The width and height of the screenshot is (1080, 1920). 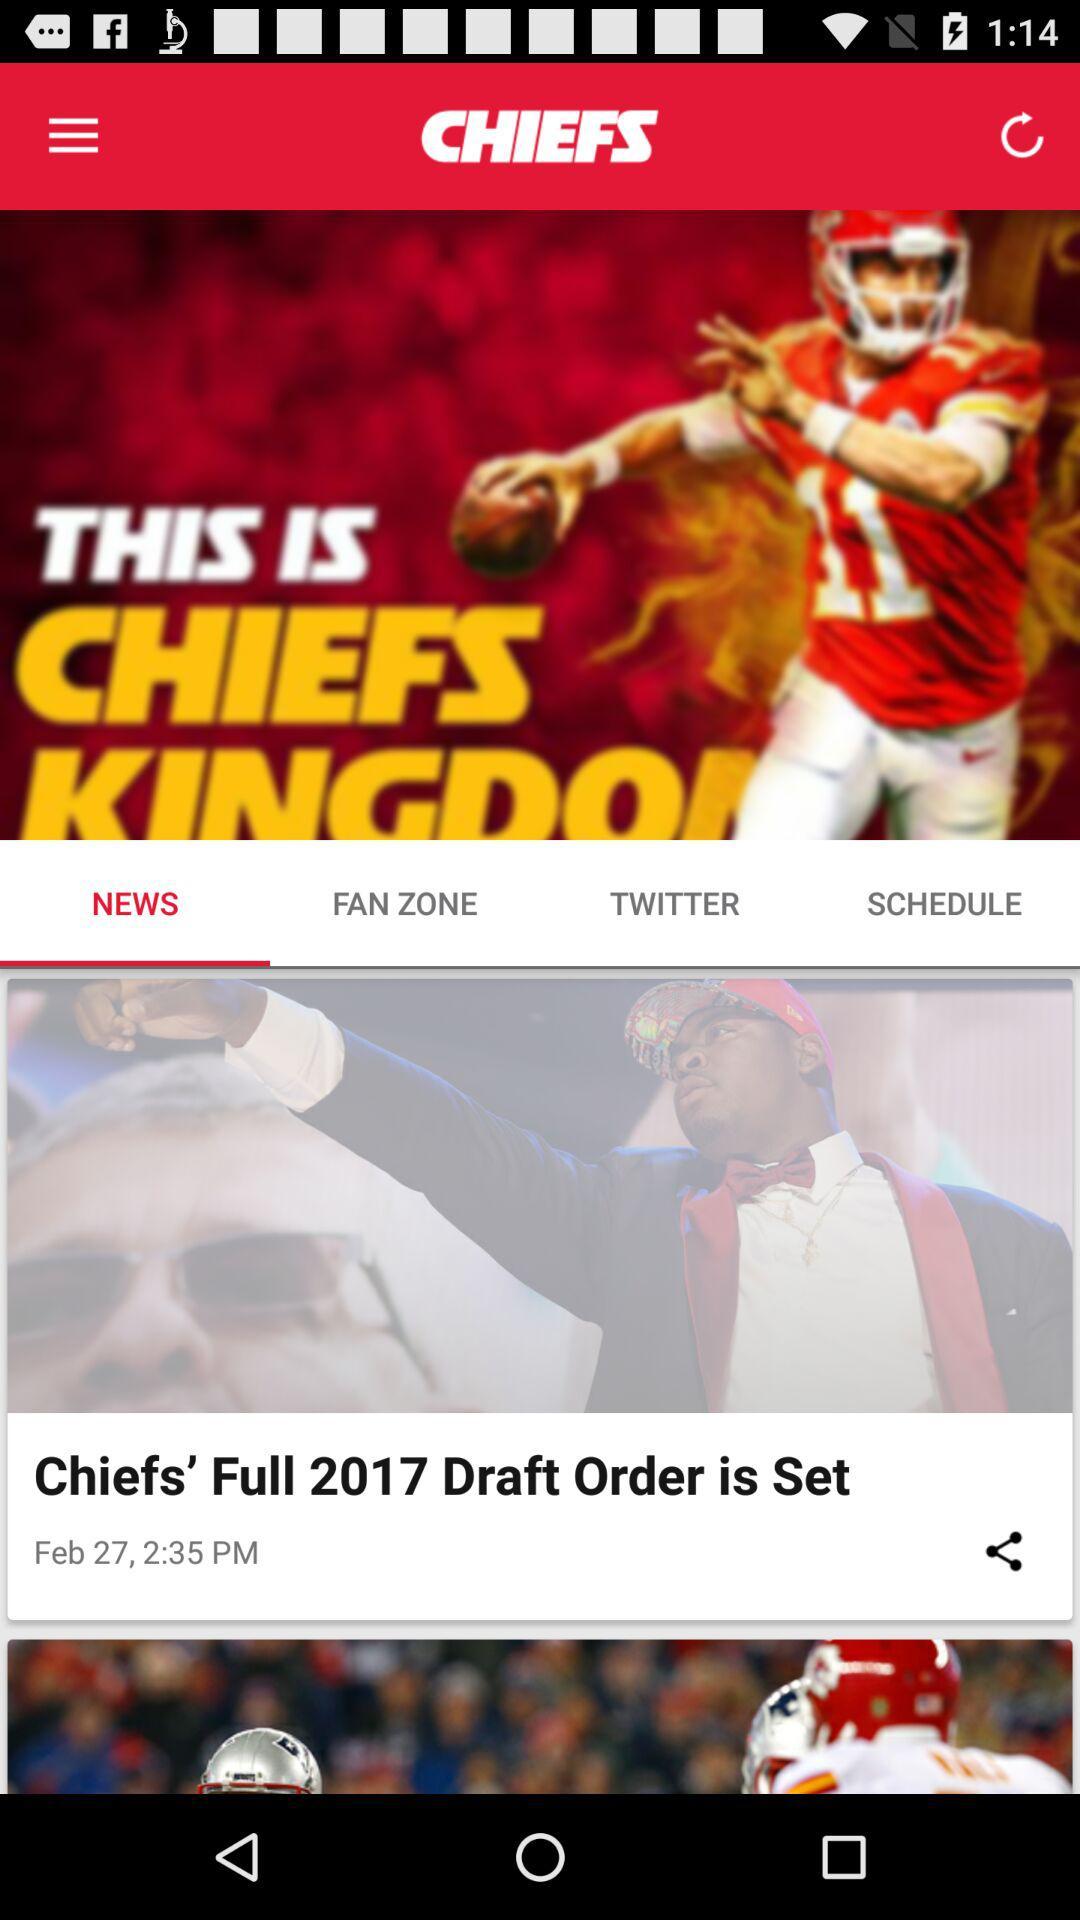 What do you see at coordinates (1003, 1550) in the screenshot?
I see `the item to the right of feb 27 2 icon` at bounding box center [1003, 1550].